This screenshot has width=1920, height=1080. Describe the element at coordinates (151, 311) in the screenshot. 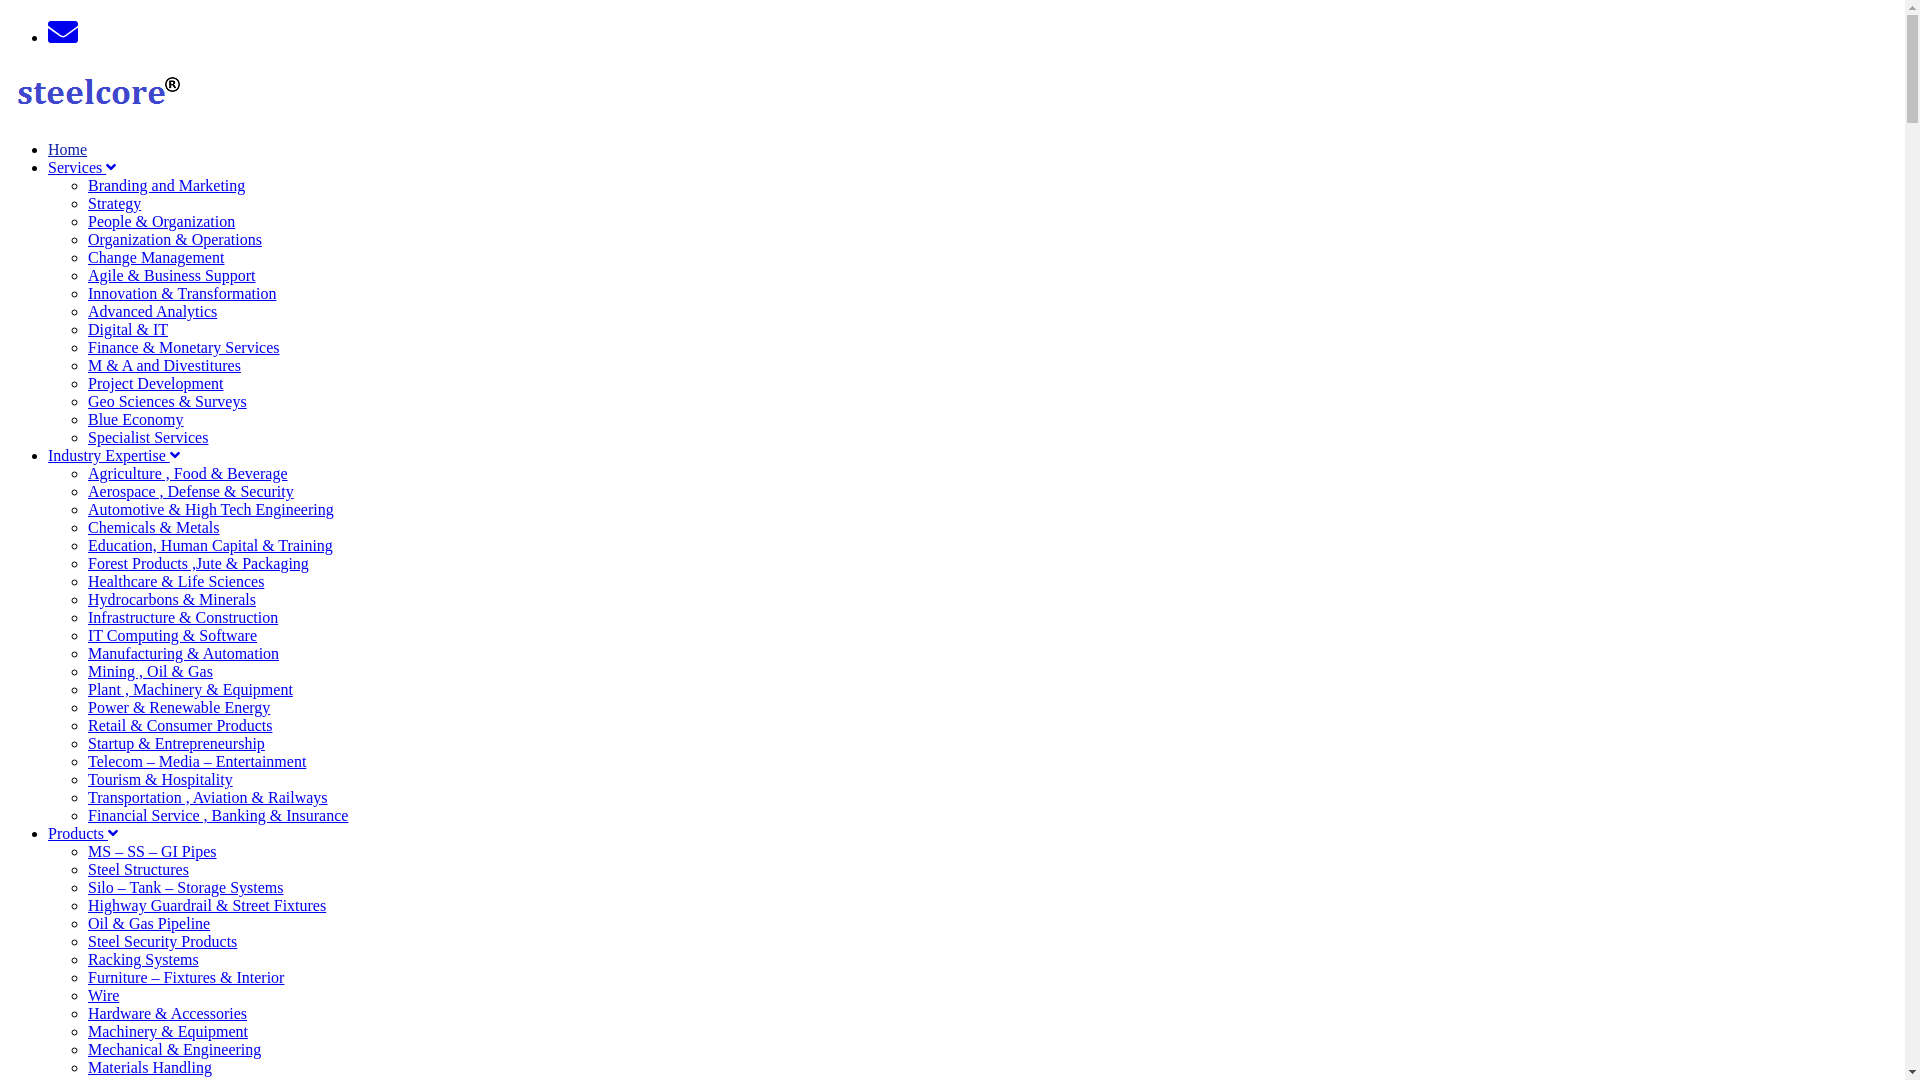

I see `'Advanced Analytics'` at that location.